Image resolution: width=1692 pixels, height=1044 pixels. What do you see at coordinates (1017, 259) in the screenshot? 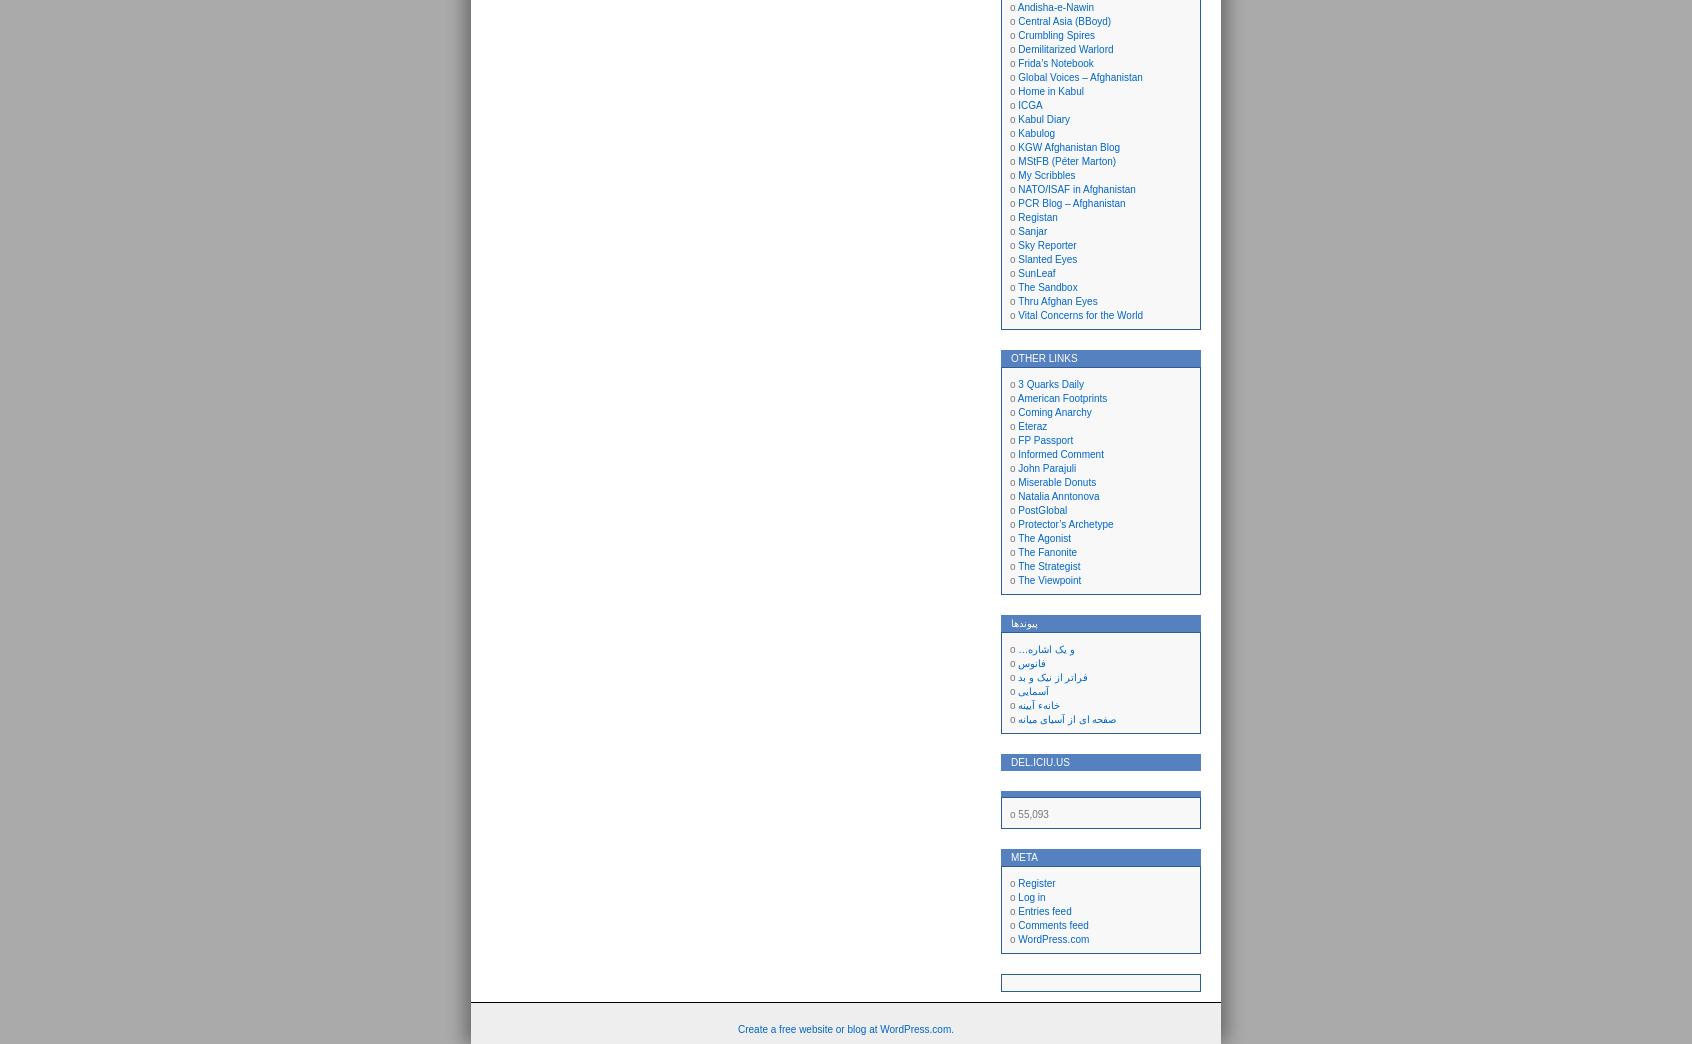
I see `'Slanted Eyes'` at bounding box center [1017, 259].